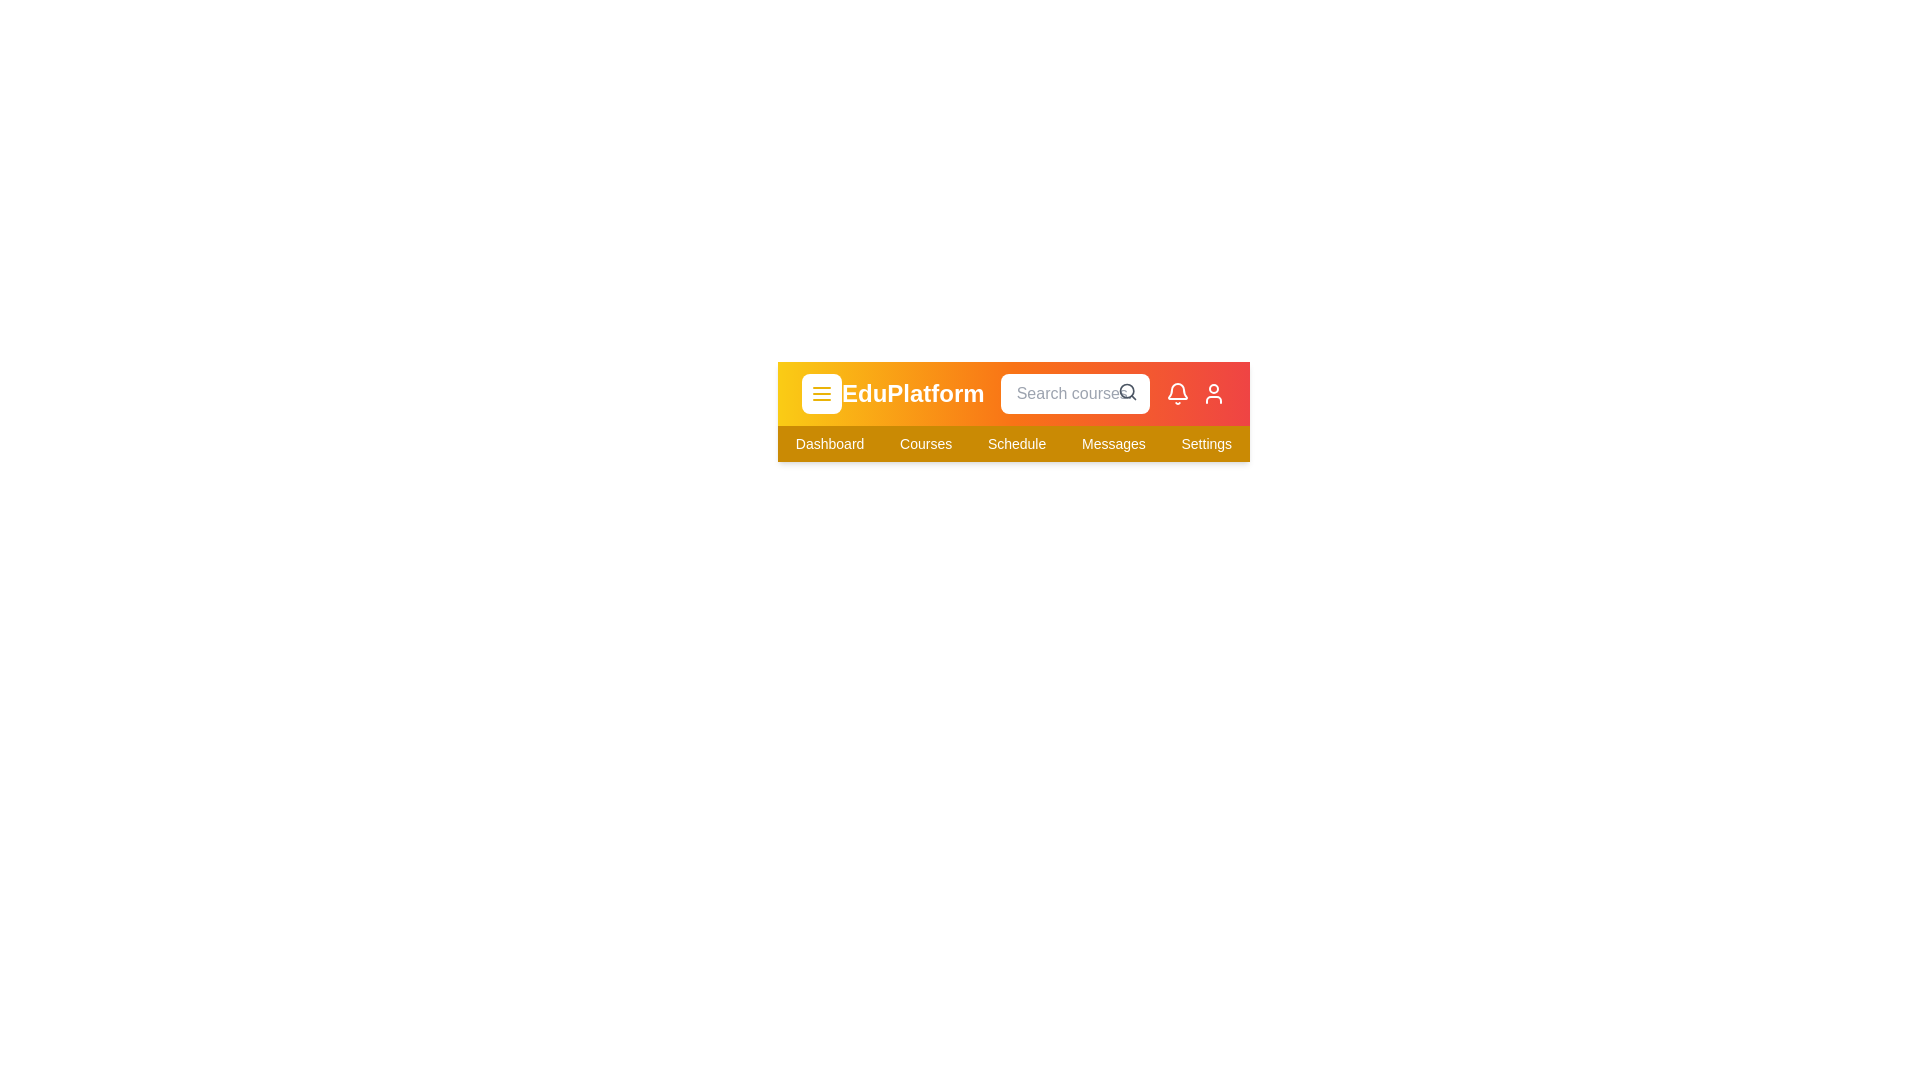 The image size is (1920, 1080). I want to click on the navigation item Settings, so click(1205, 442).